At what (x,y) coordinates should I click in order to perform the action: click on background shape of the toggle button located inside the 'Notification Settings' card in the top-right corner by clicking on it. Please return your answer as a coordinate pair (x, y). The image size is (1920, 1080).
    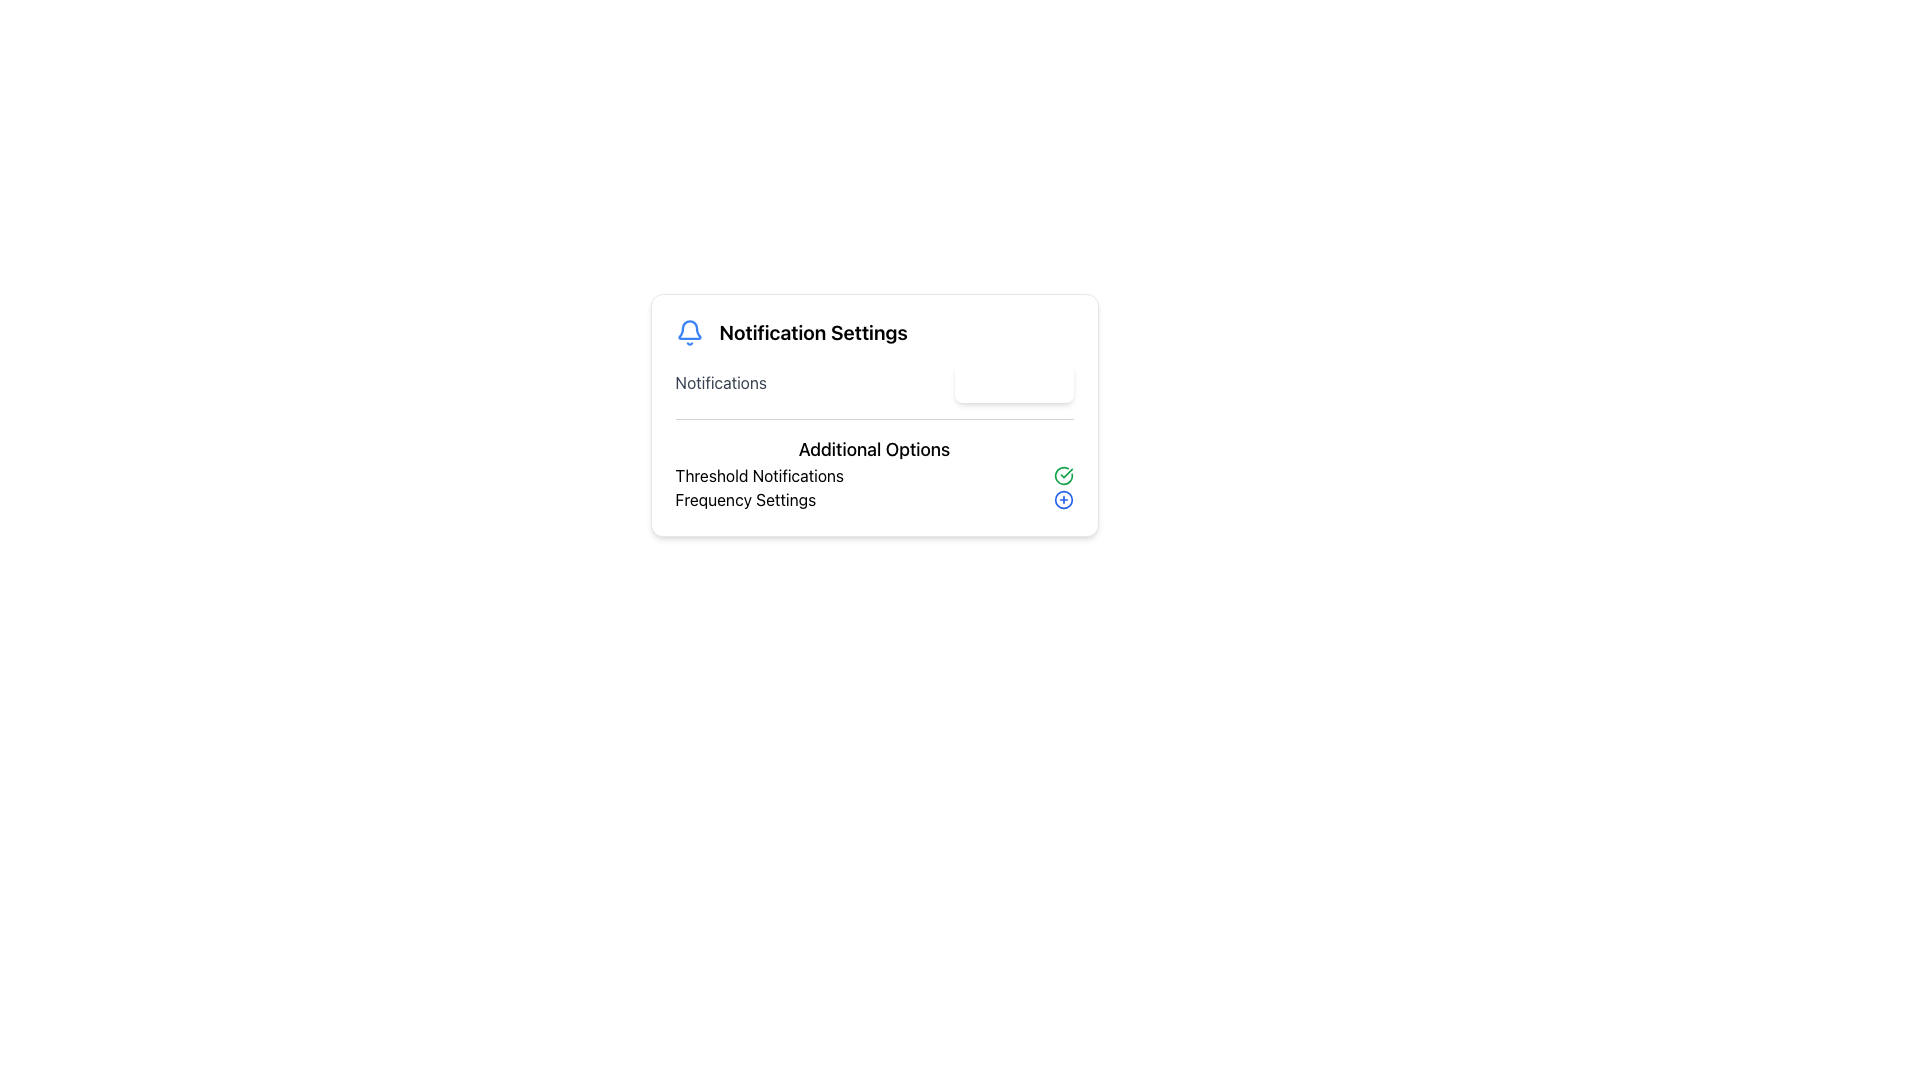
    Looking at the image, I should click on (1046, 382).